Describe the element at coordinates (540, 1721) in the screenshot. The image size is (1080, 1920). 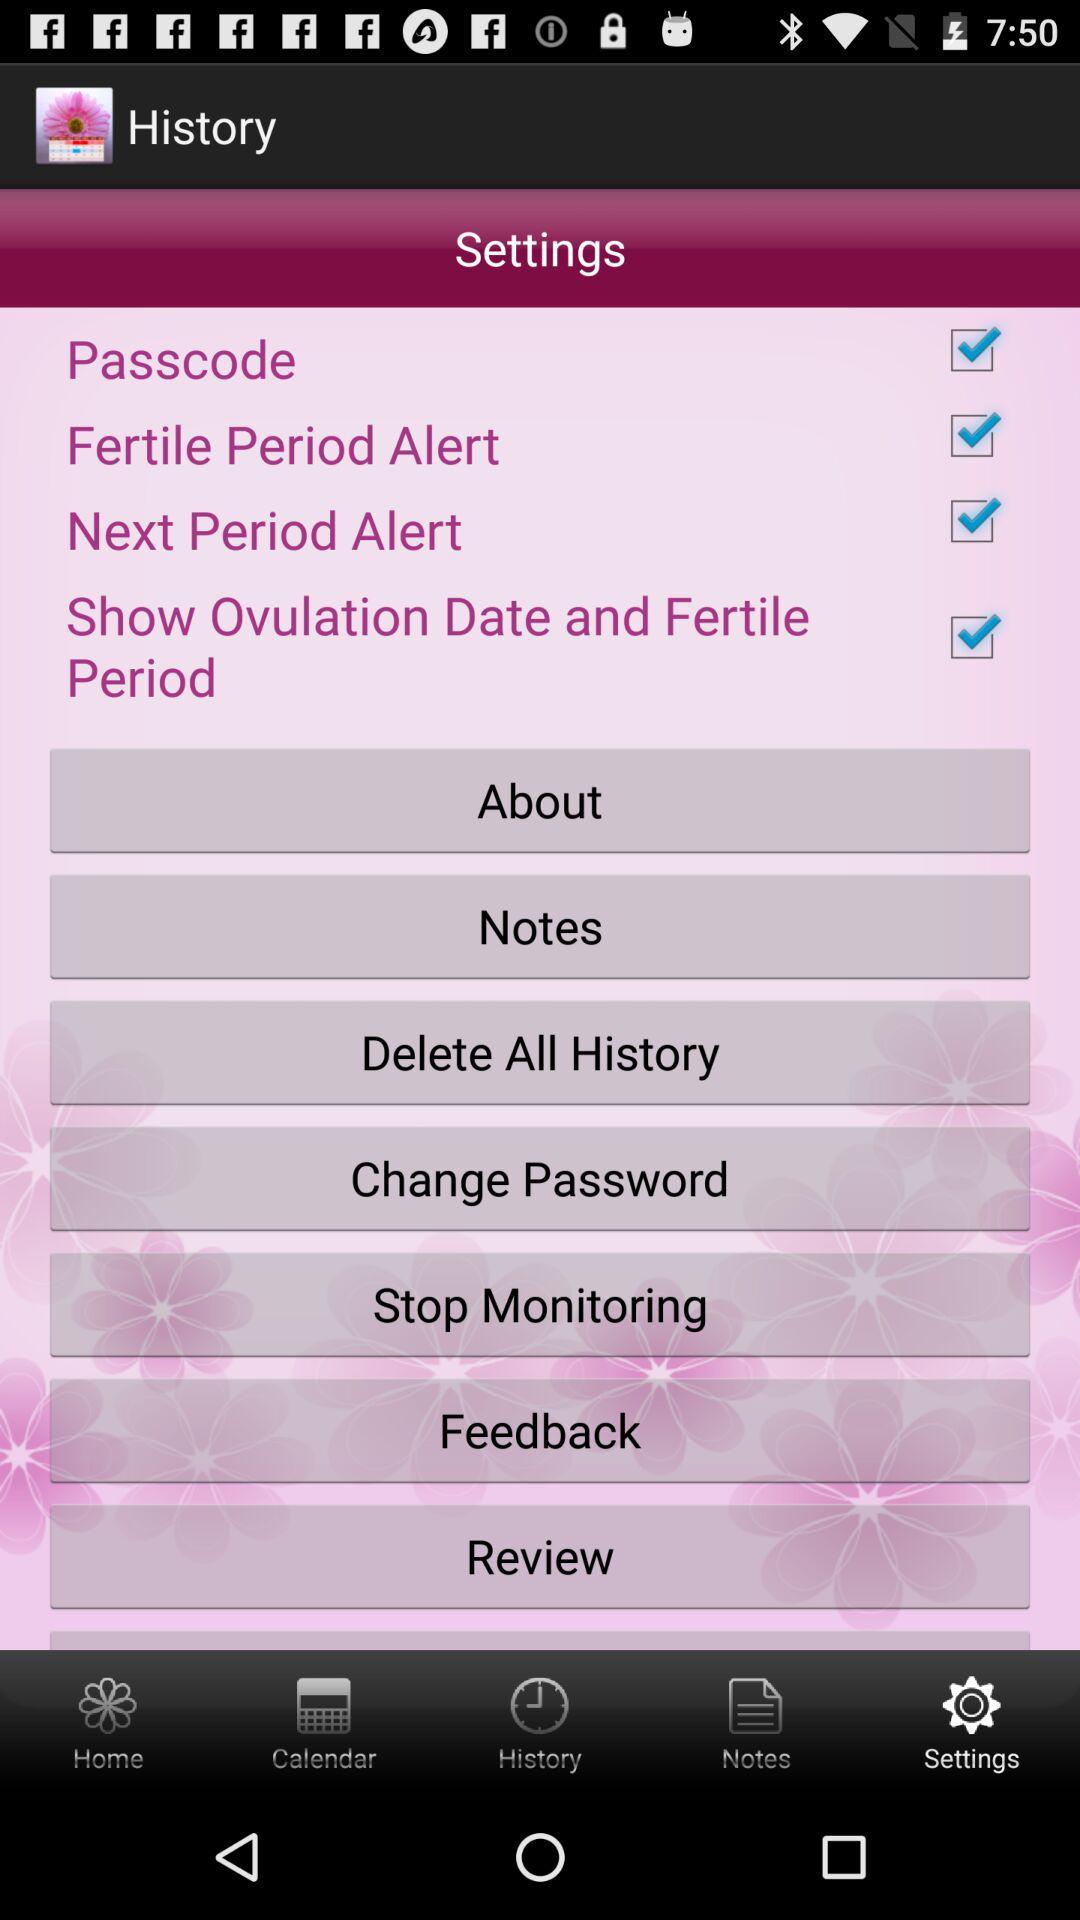
I see `check history` at that location.